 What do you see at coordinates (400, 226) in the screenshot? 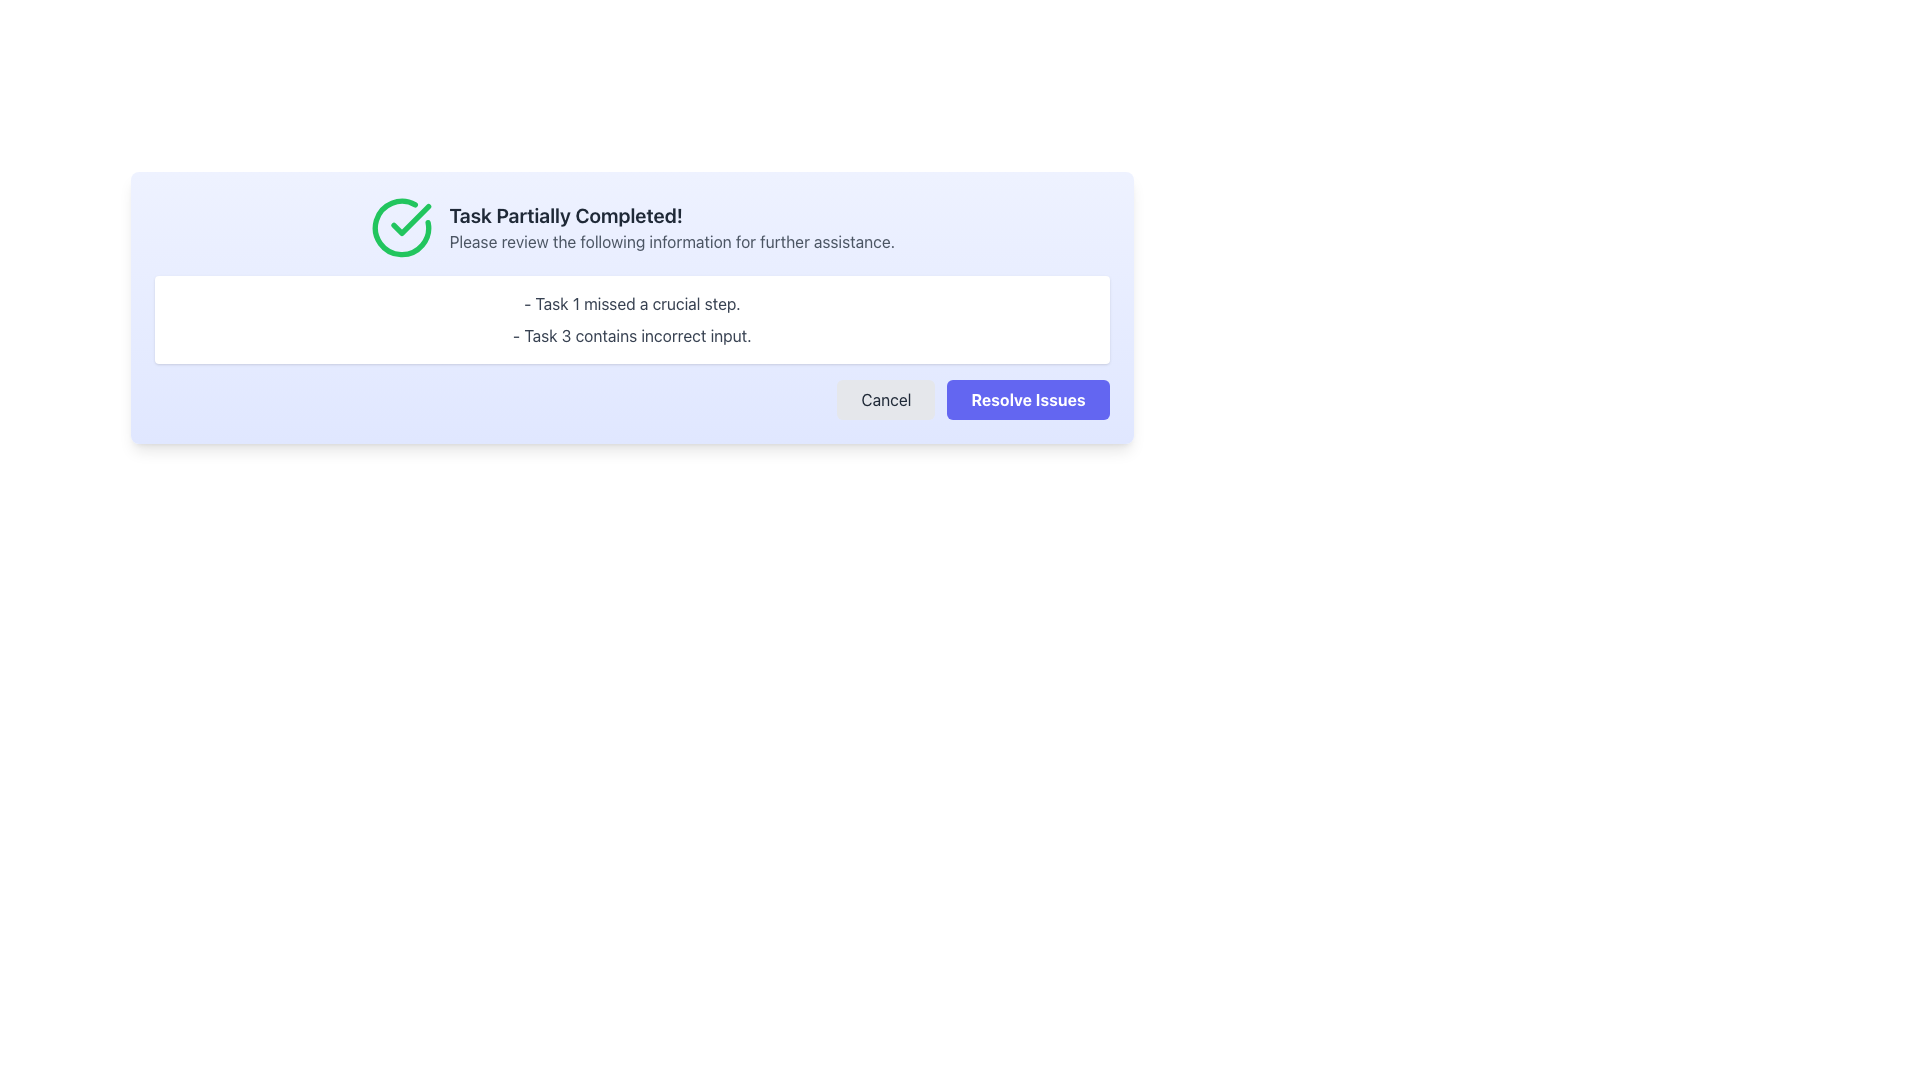
I see `the circular icon with a green stroke and checkmark, which indicates action confirmation, located to the left of the text 'Task Partially Completed!'` at bounding box center [400, 226].